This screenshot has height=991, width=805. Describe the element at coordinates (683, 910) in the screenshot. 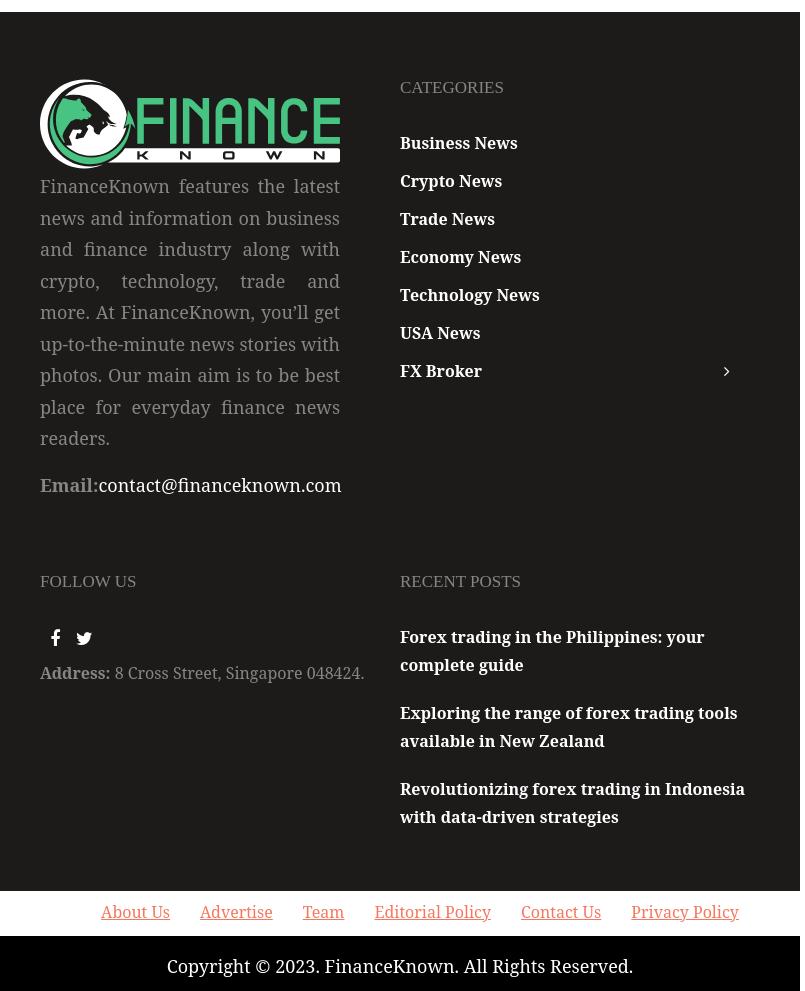

I see `'Privacy Policy'` at that location.